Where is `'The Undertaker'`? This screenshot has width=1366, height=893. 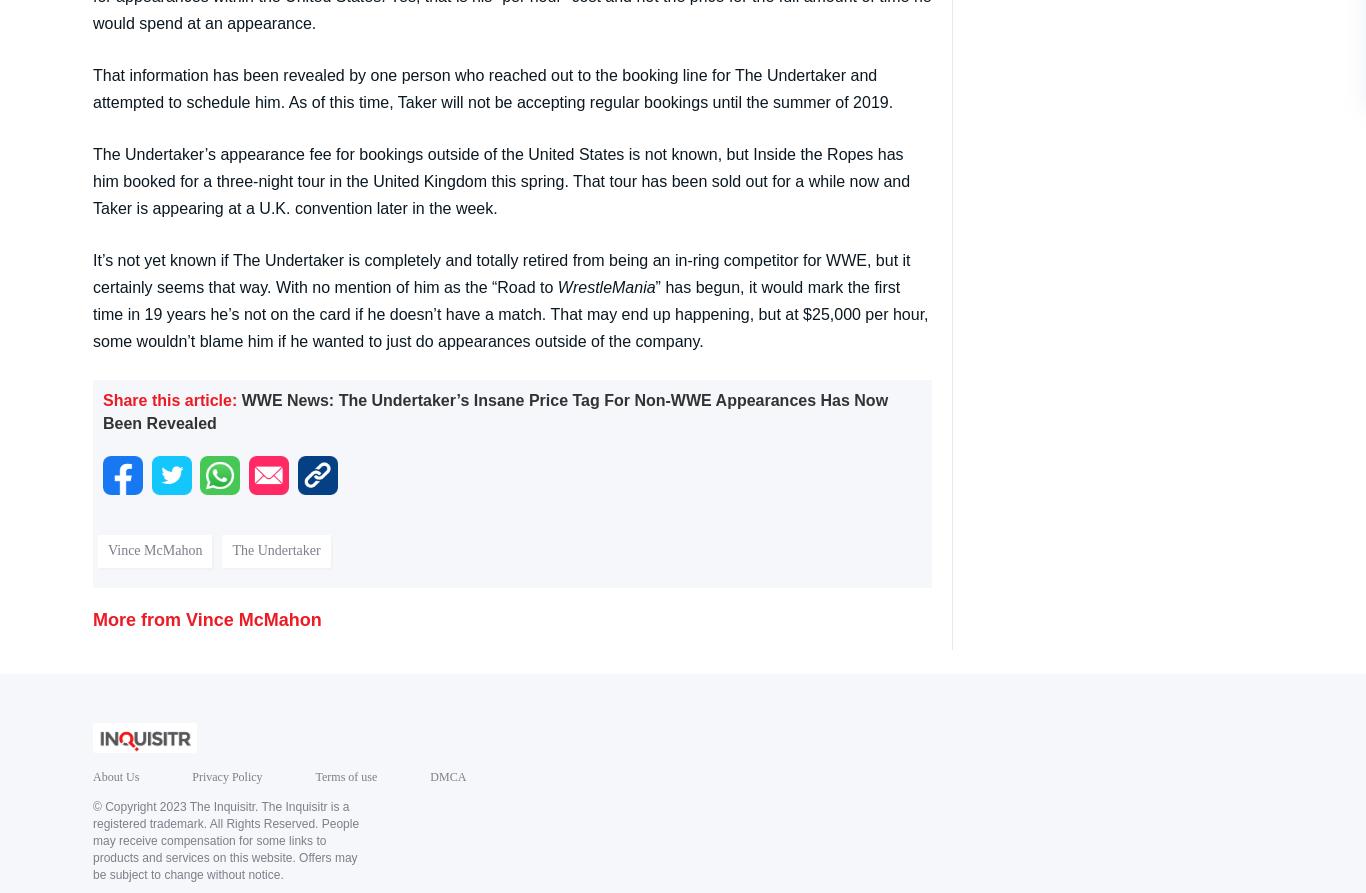
'The Undertaker' is located at coordinates (275, 549).